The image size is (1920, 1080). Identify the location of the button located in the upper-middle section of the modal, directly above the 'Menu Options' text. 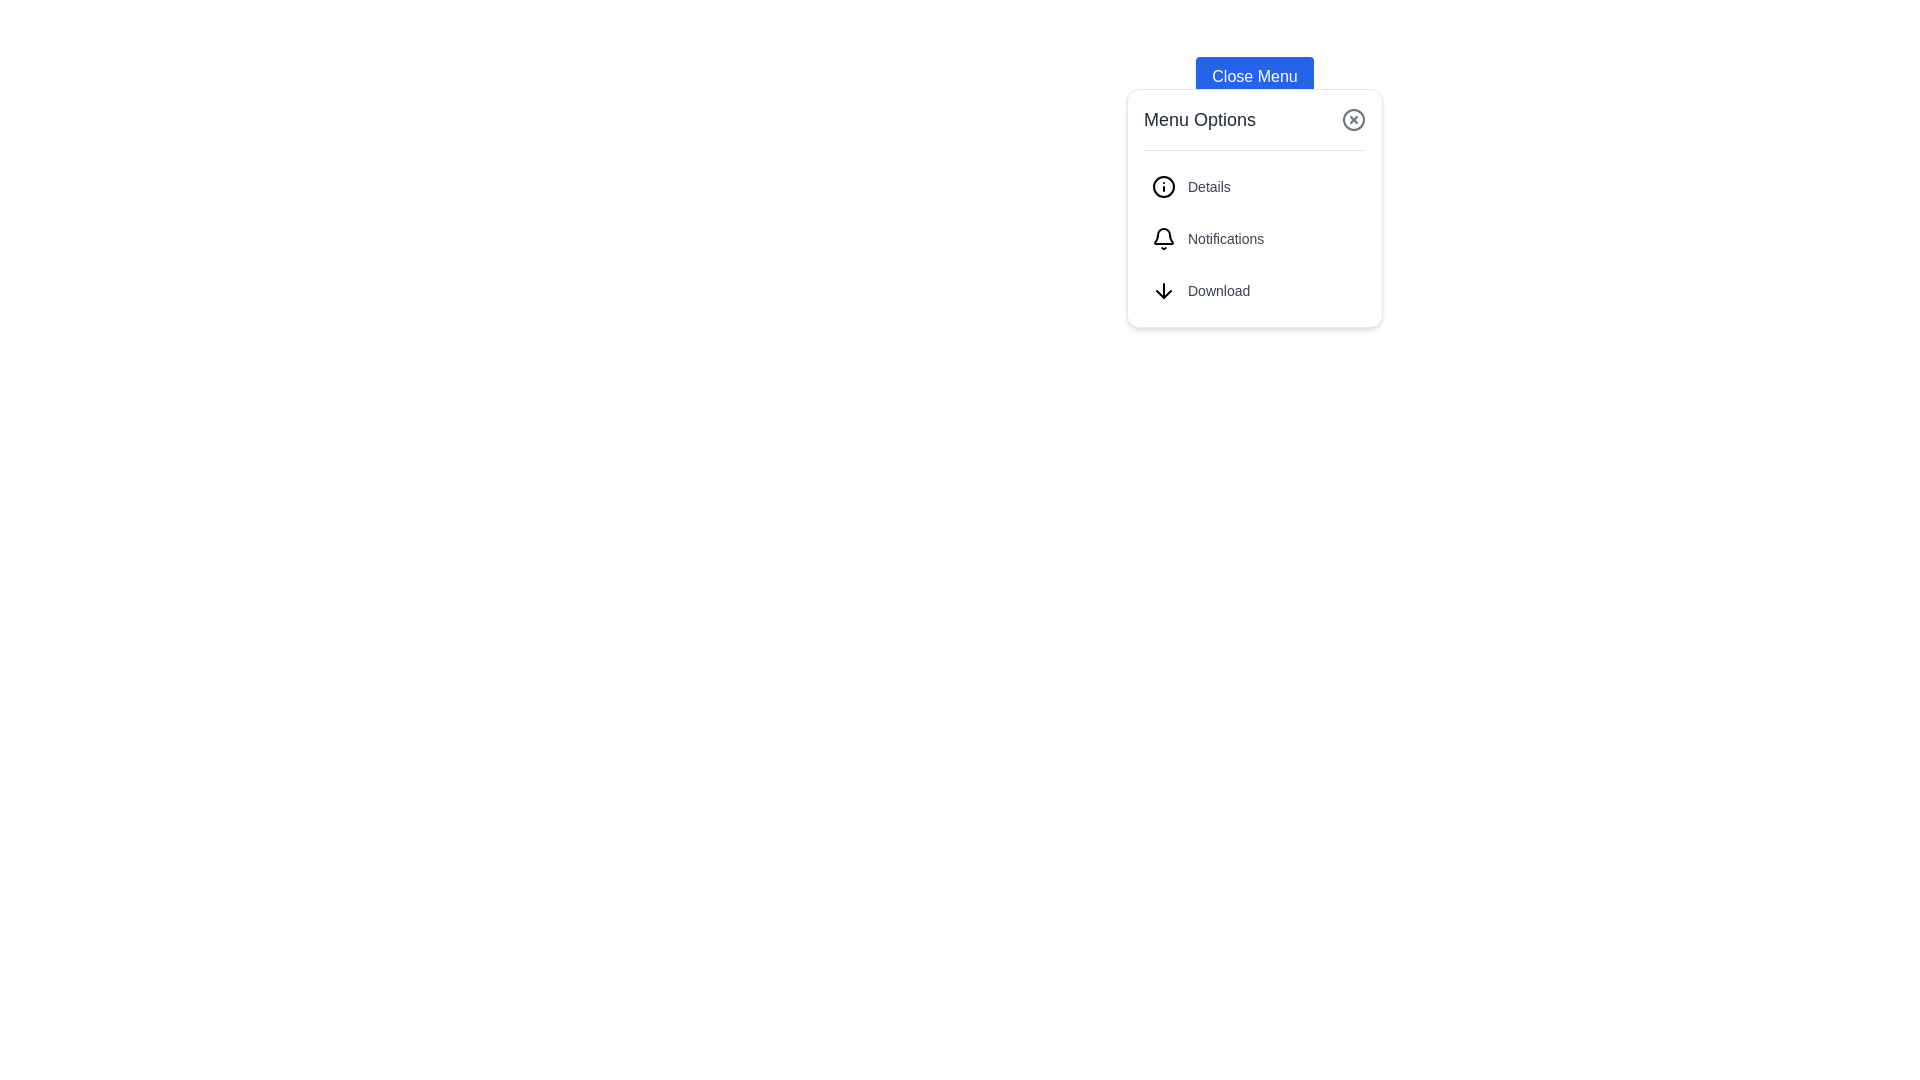
(1253, 76).